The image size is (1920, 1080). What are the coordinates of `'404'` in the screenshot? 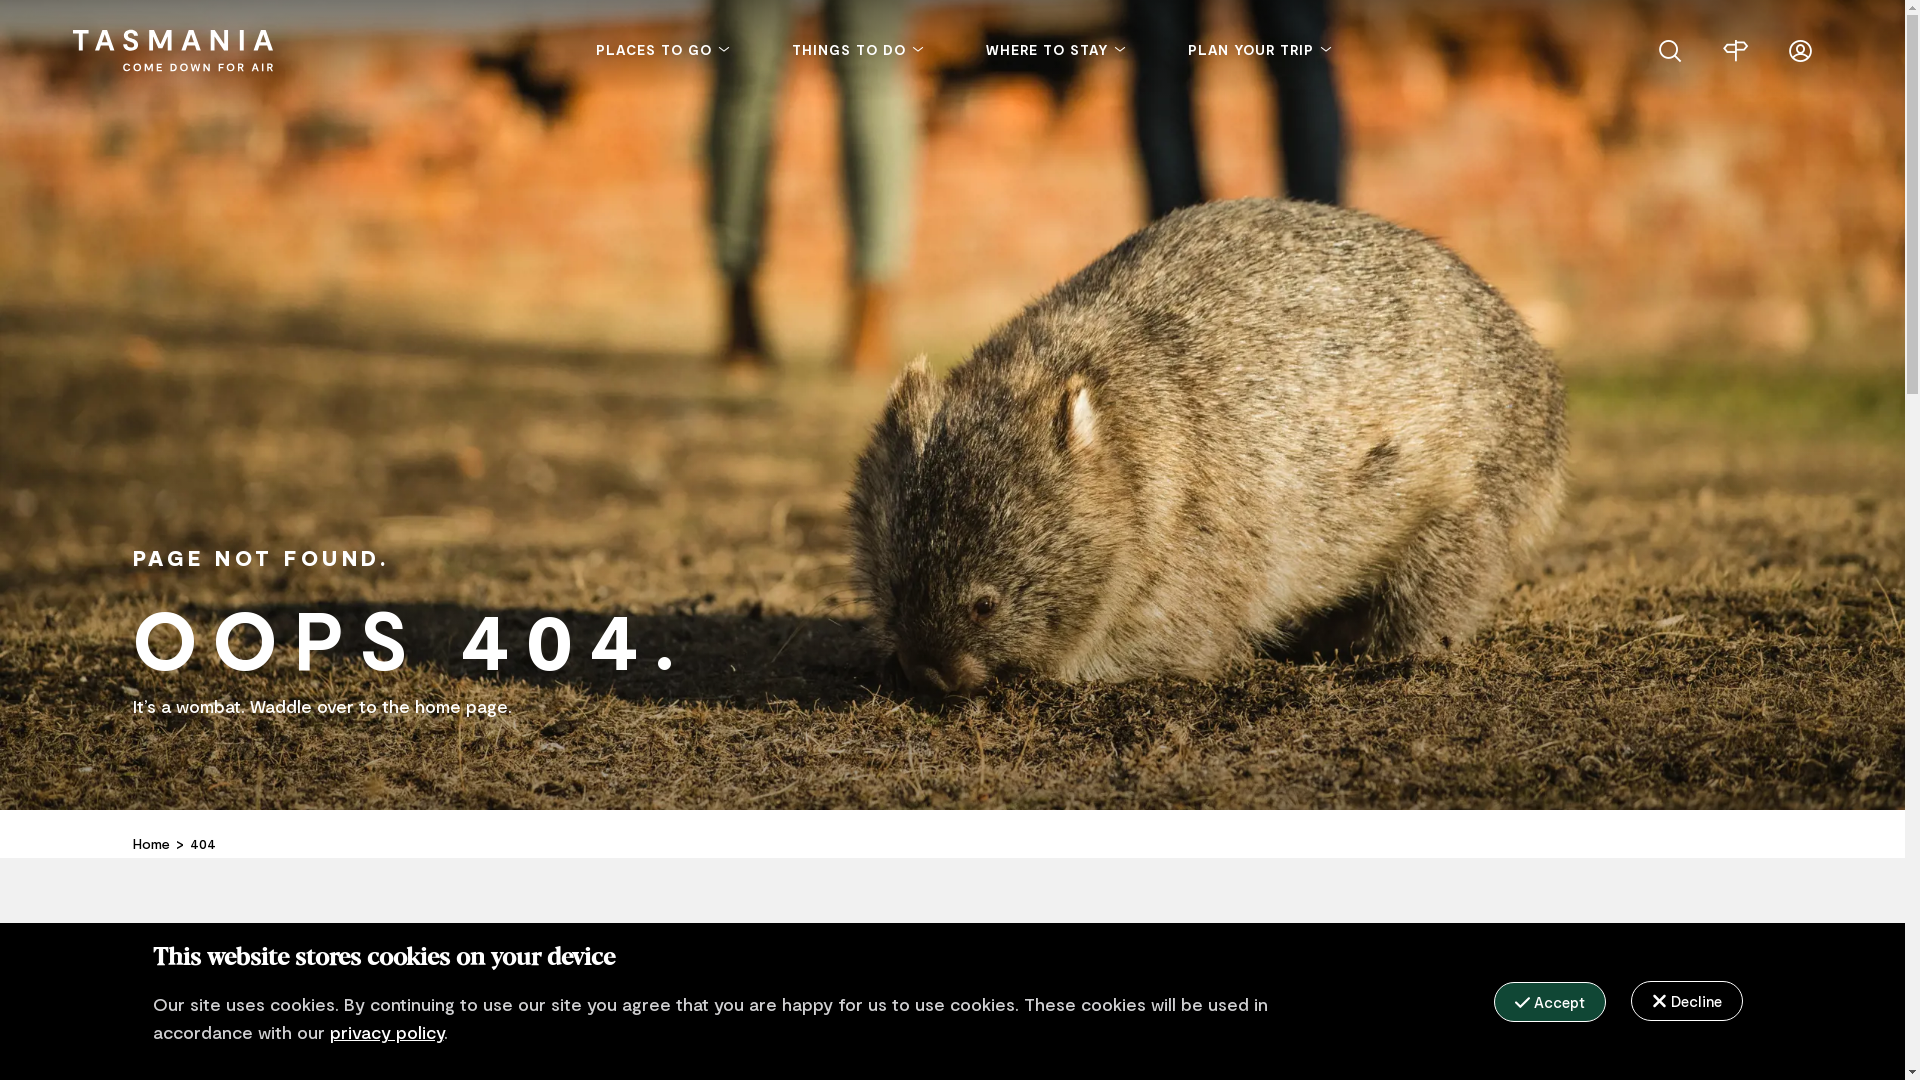 It's located at (202, 844).